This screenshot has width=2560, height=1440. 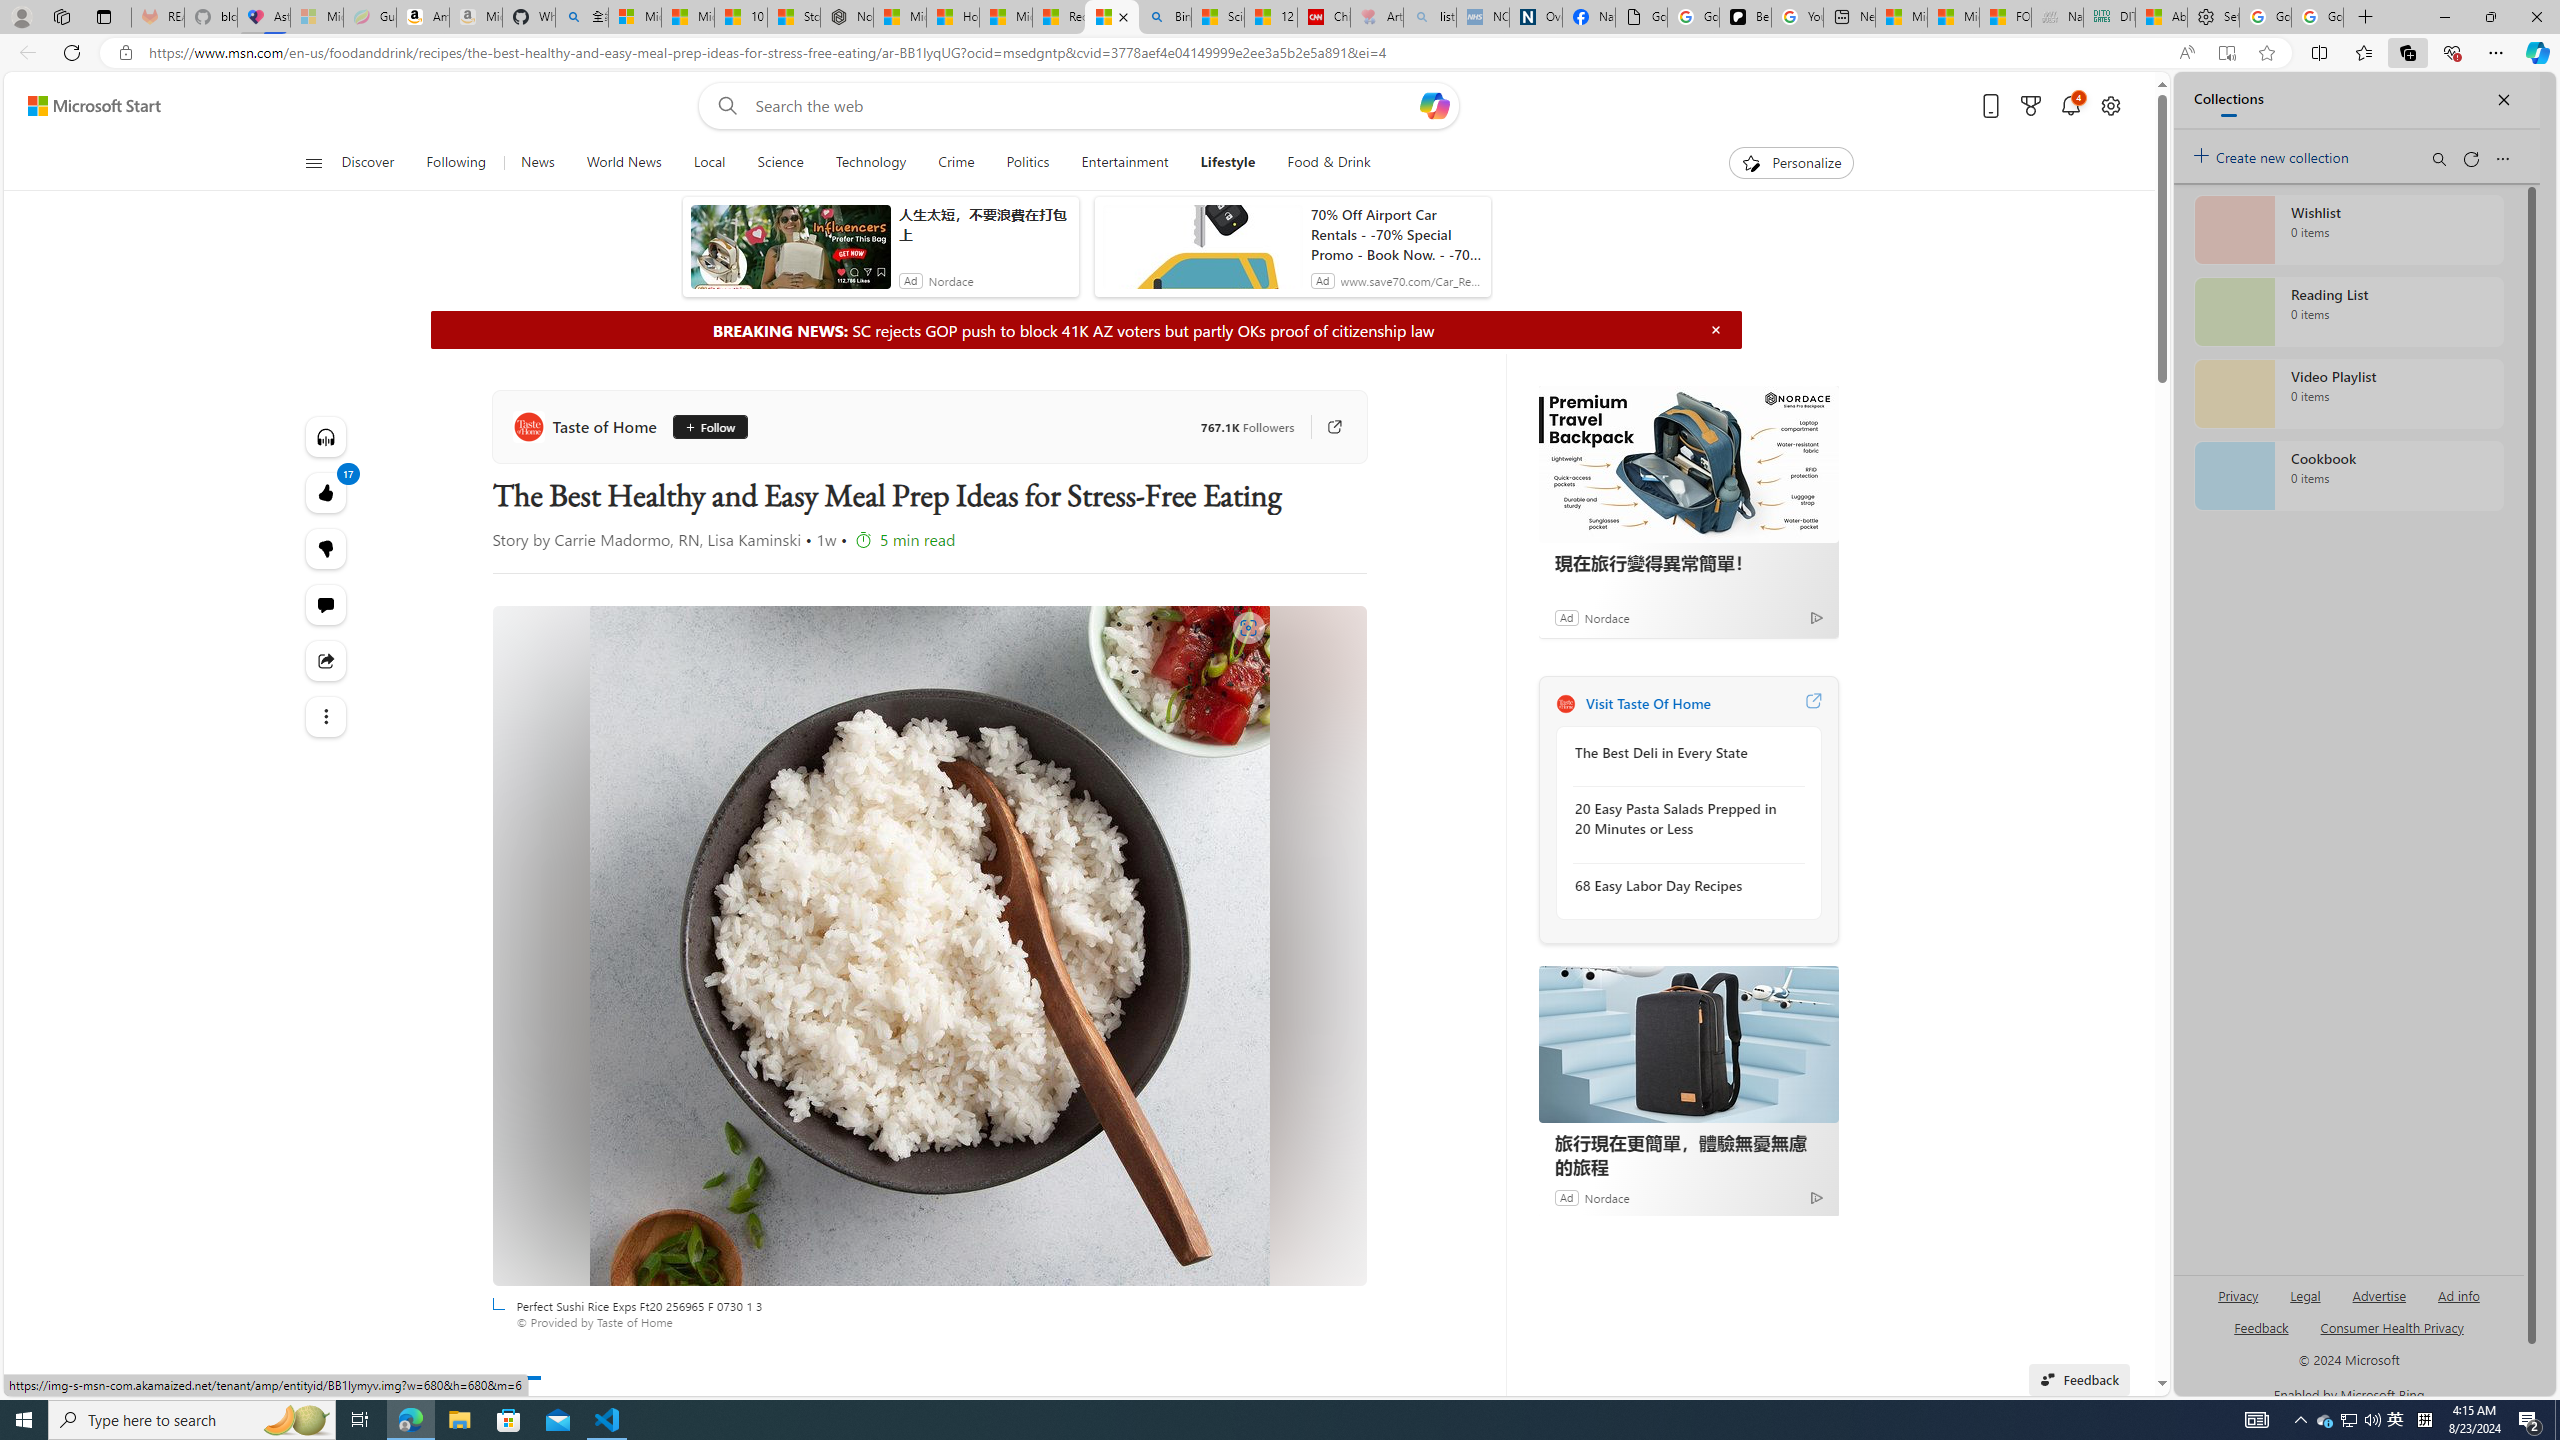 What do you see at coordinates (2055, 16) in the screenshot?
I see `'Navy Quest'` at bounding box center [2055, 16].